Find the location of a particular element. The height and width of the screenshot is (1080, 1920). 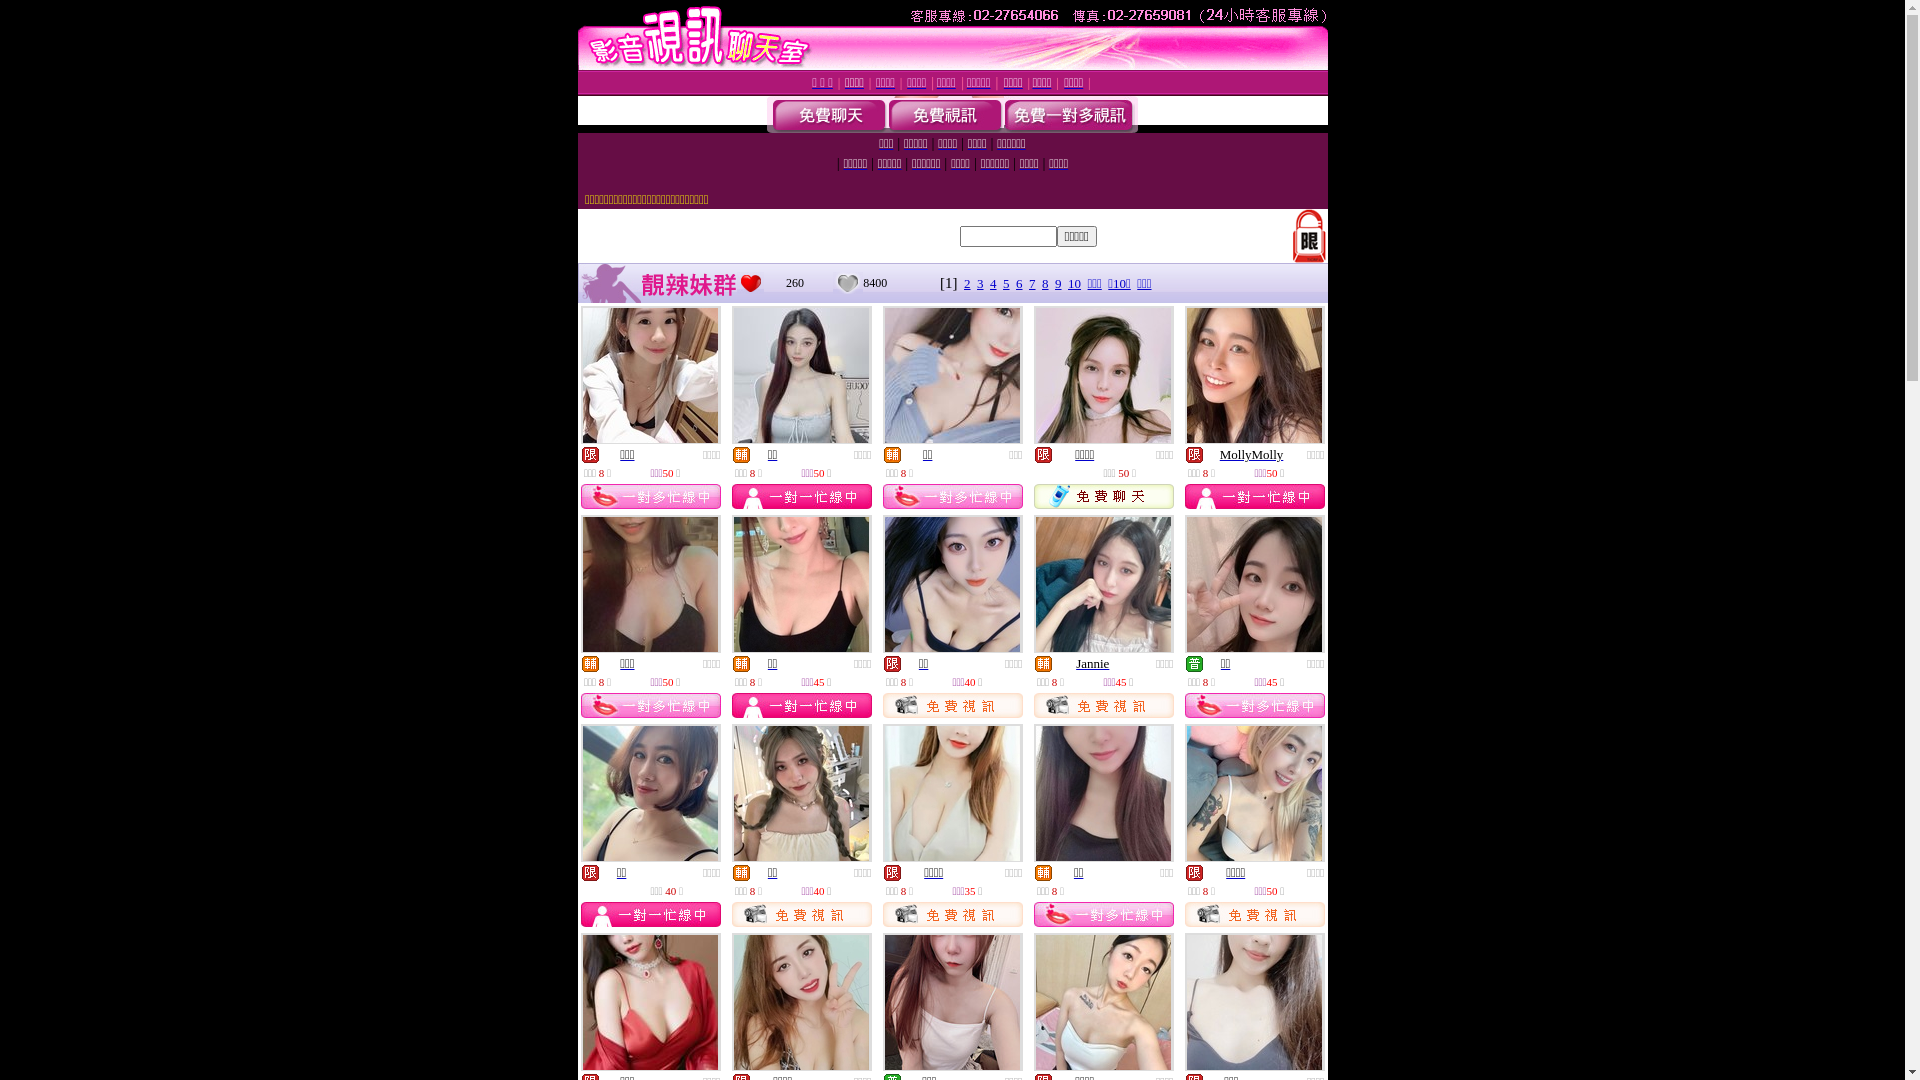

'4' is located at coordinates (993, 283).